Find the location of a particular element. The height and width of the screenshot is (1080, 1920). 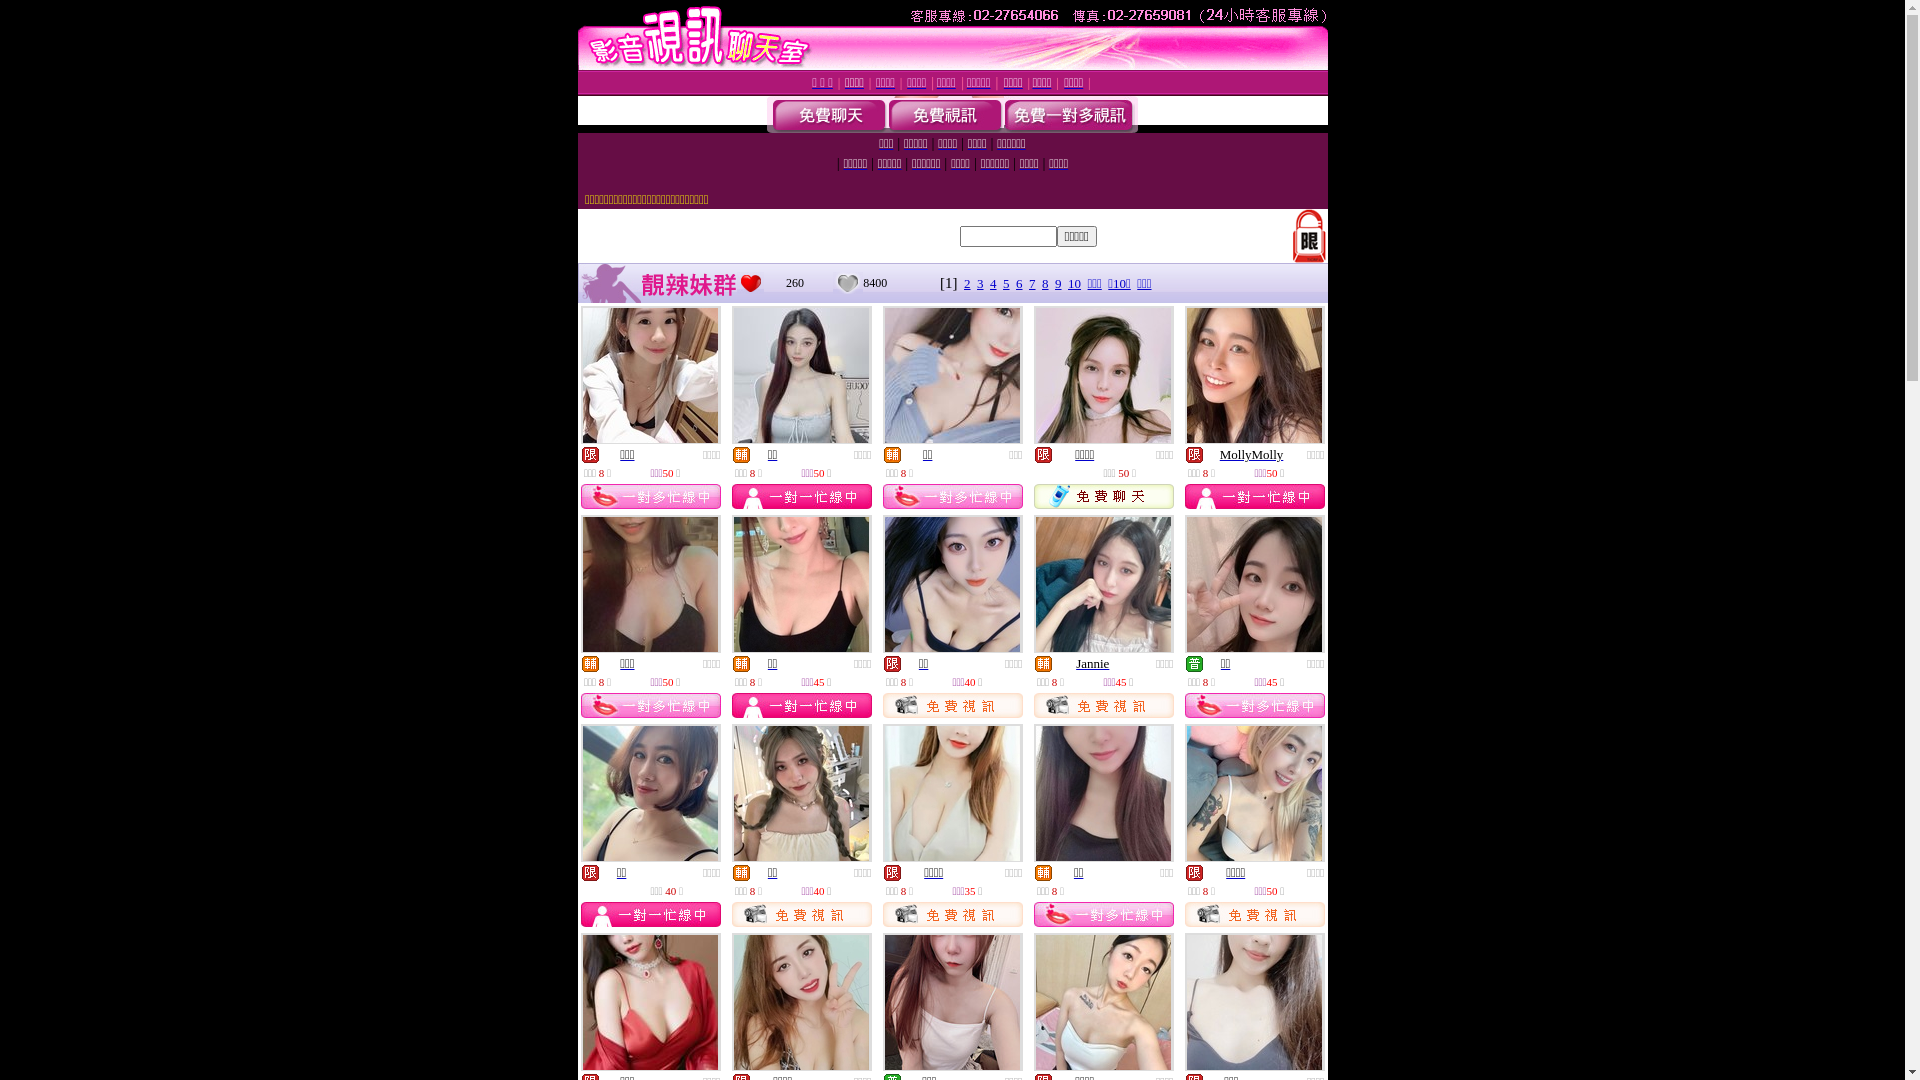

'4' is located at coordinates (993, 283).